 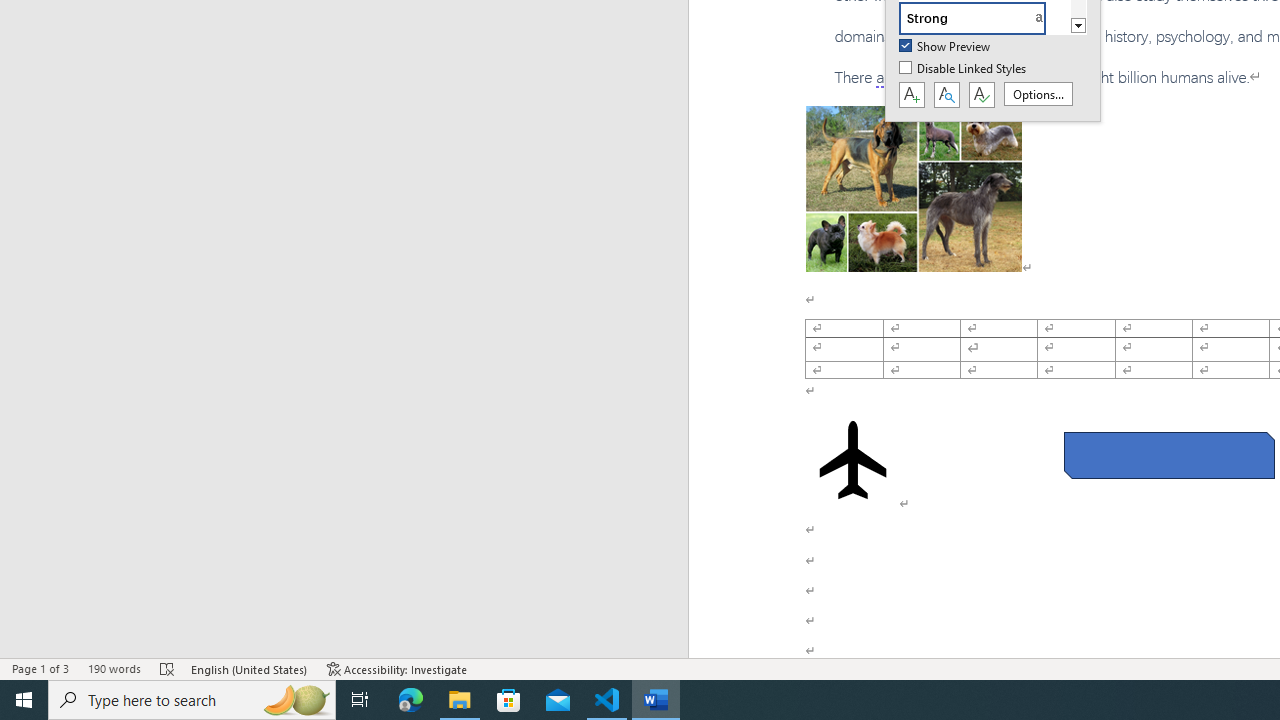 What do you see at coordinates (40, 669) in the screenshot?
I see `'Page Number Page 1 of 3'` at bounding box center [40, 669].